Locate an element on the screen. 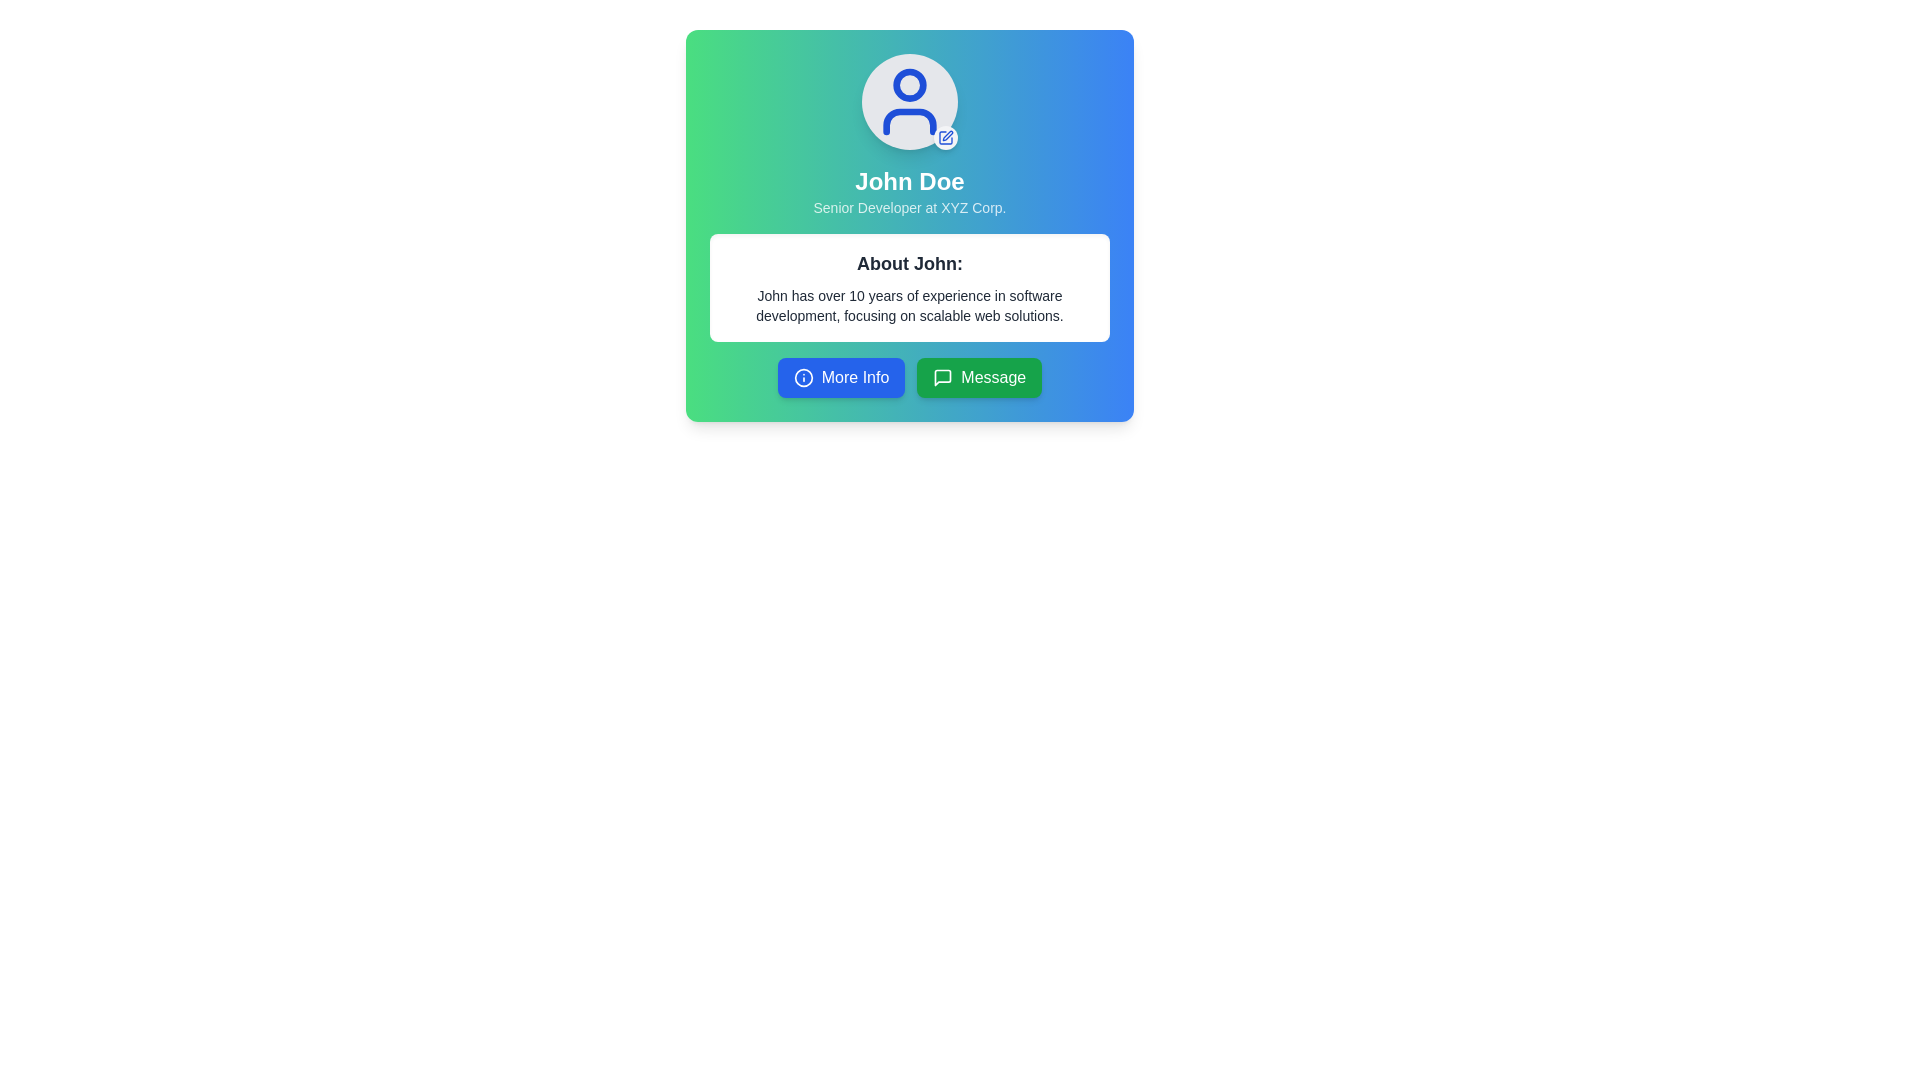  the small circular button with a blue pen icon located at the bottom-right corner of the user profile image is located at coordinates (944, 137).